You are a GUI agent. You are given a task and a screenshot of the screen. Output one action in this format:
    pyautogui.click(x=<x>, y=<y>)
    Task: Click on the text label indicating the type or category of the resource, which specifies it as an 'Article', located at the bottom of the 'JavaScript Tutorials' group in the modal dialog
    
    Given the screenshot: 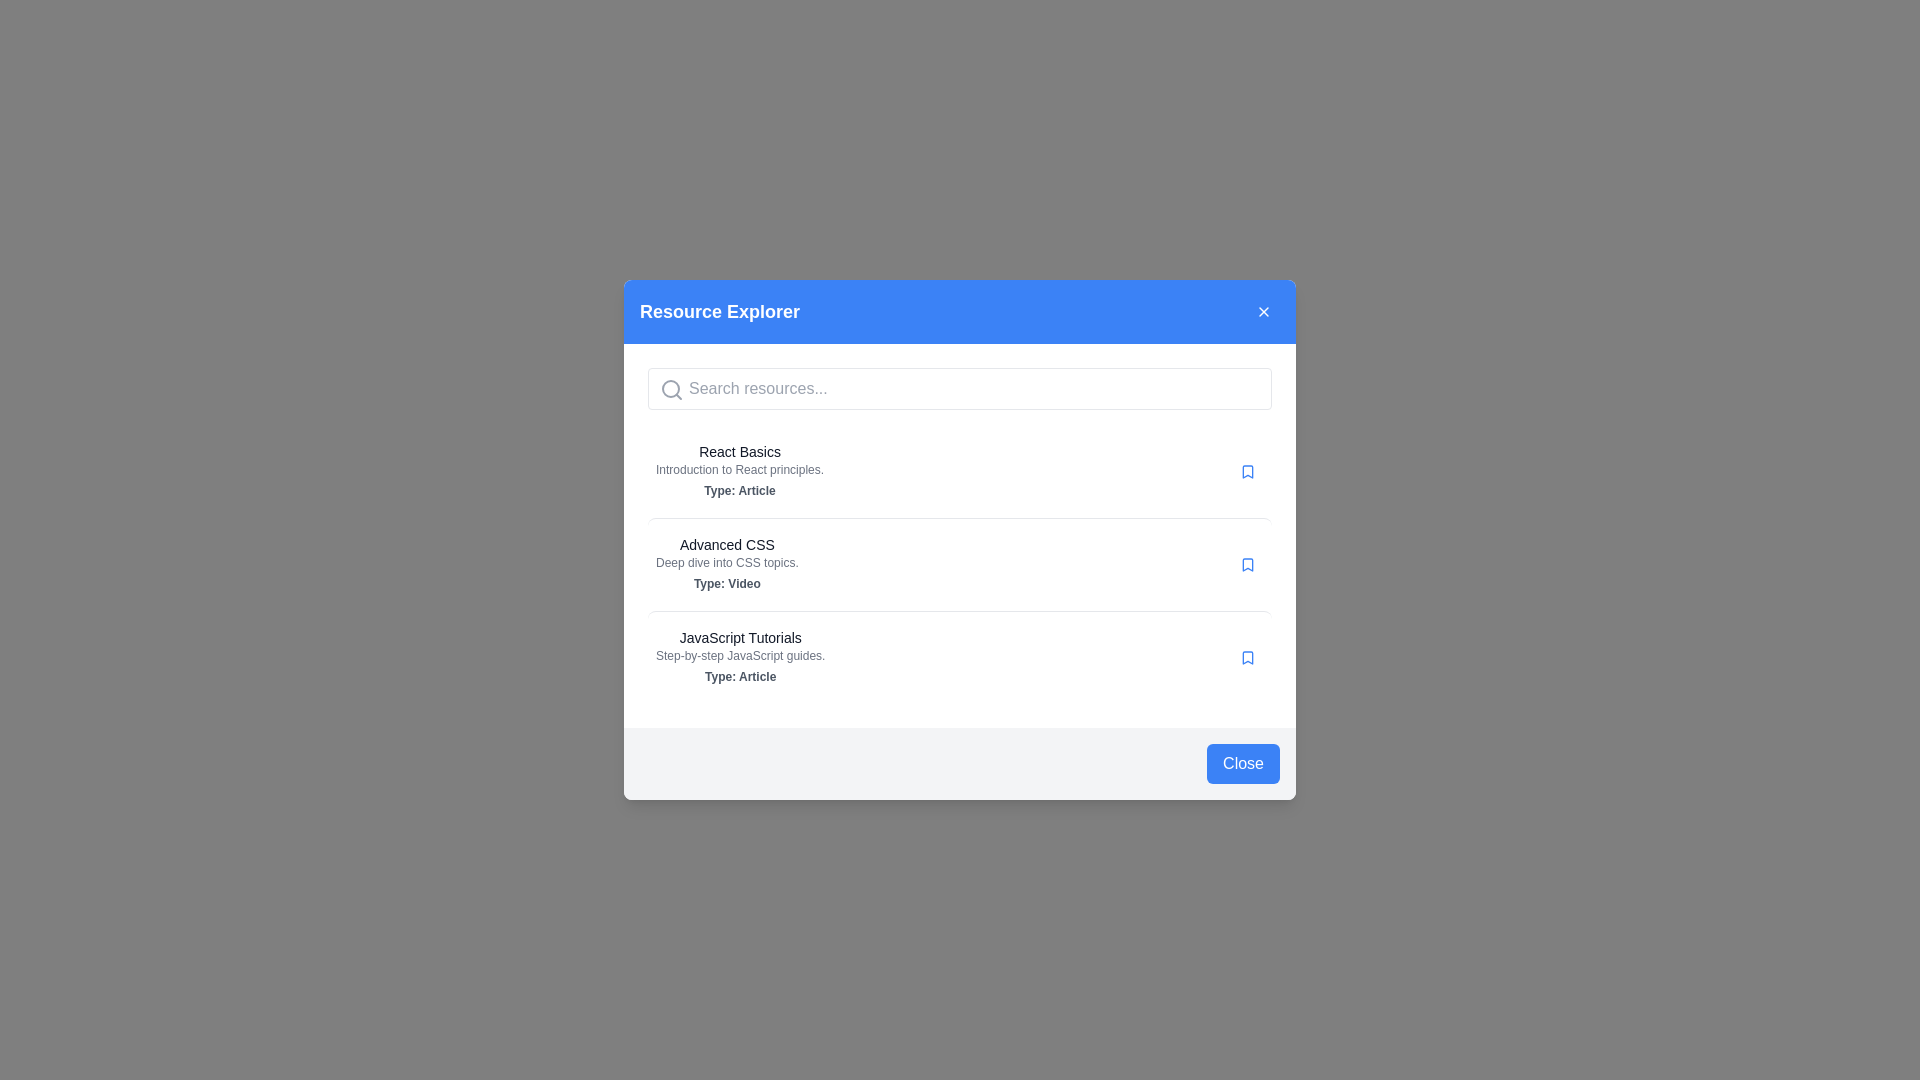 What is the action you would take?
    pyautogui.click(x=739, y=676)
    